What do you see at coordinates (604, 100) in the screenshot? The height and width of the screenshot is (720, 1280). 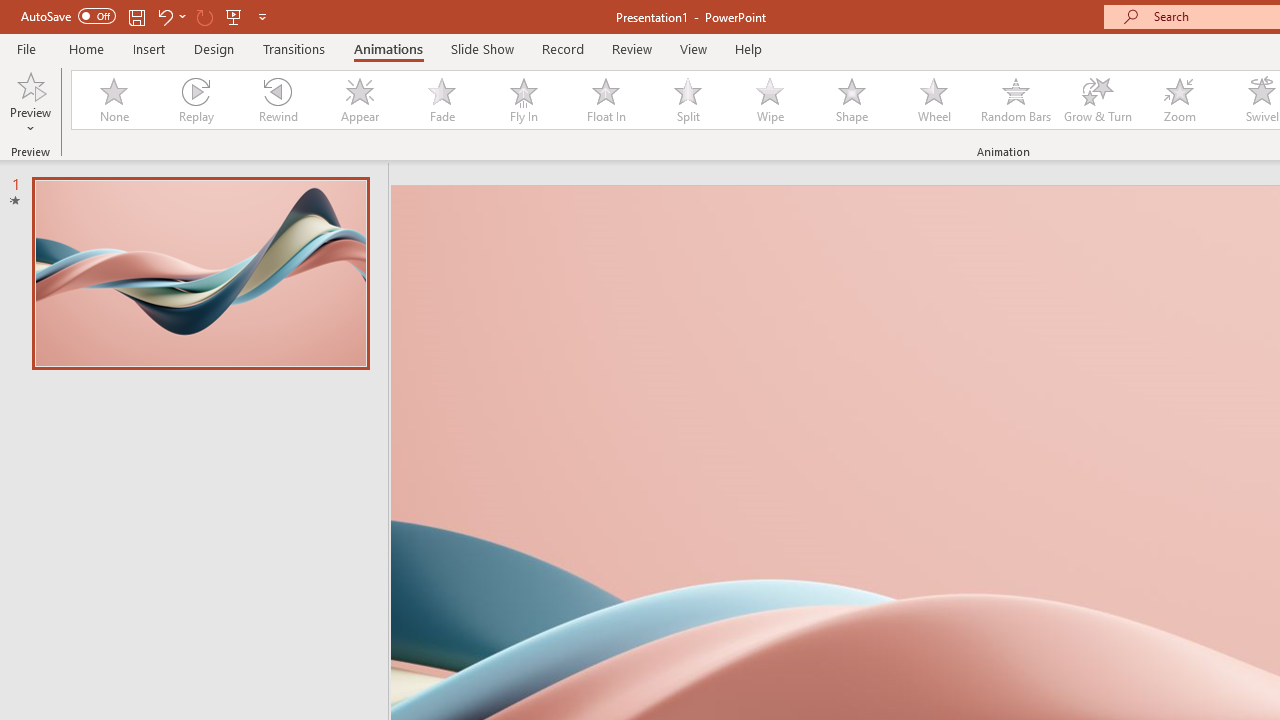 I see `'Float In'` at bounding box center [604, 100].